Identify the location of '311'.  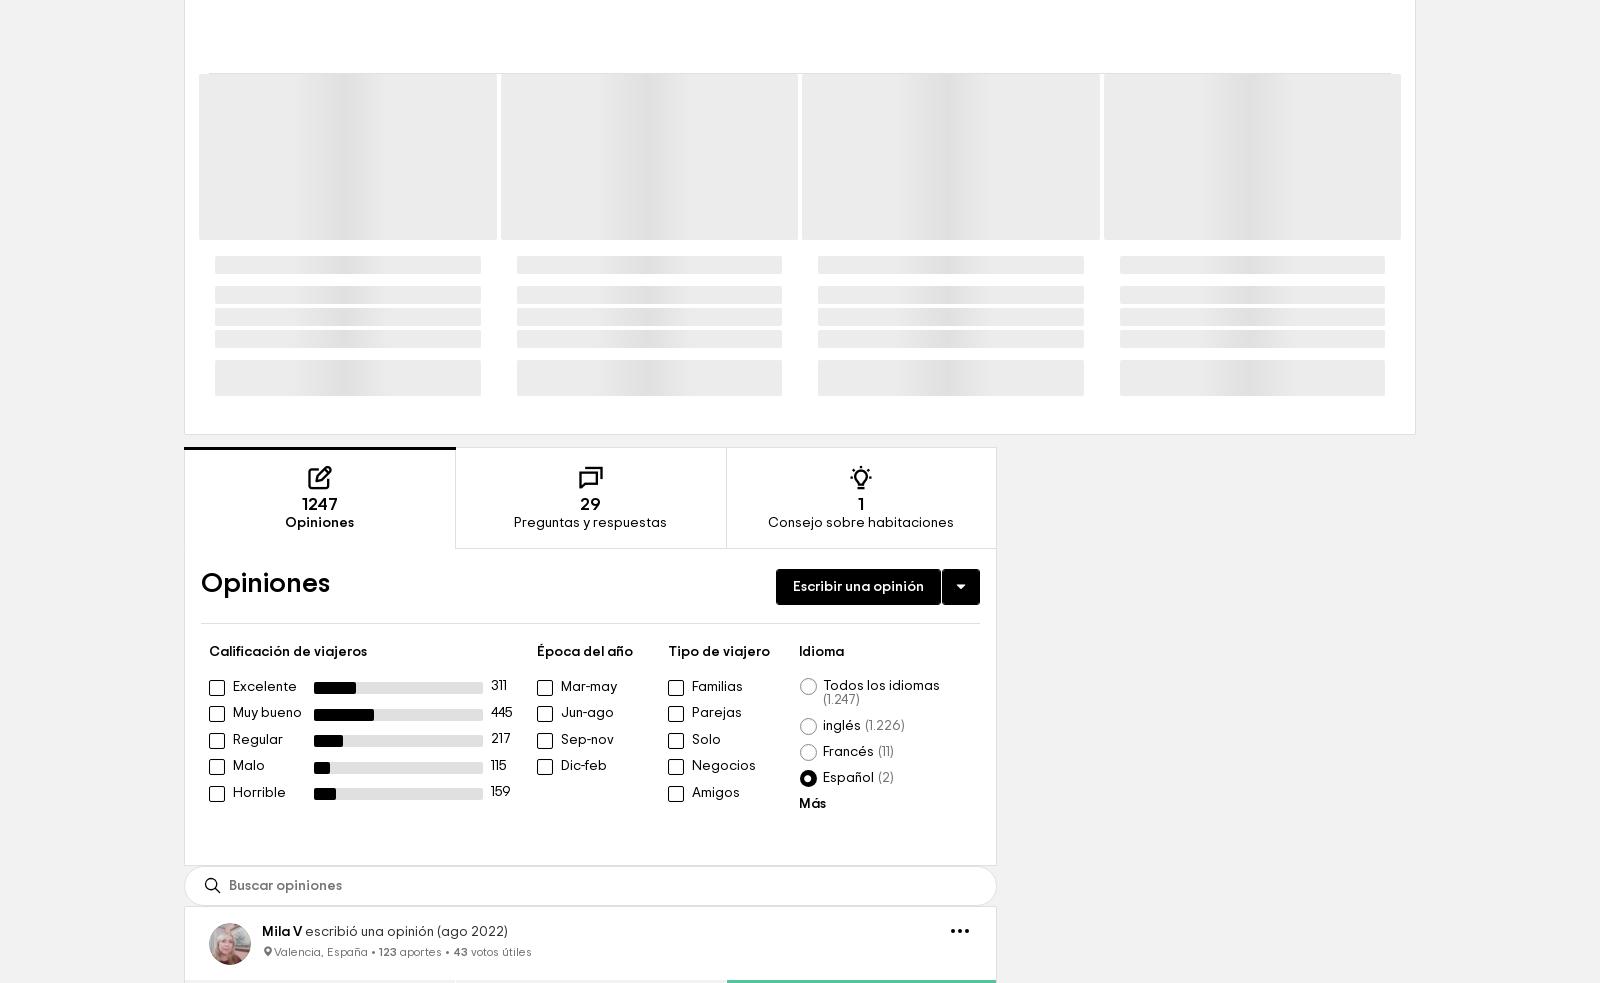
(498, 825).